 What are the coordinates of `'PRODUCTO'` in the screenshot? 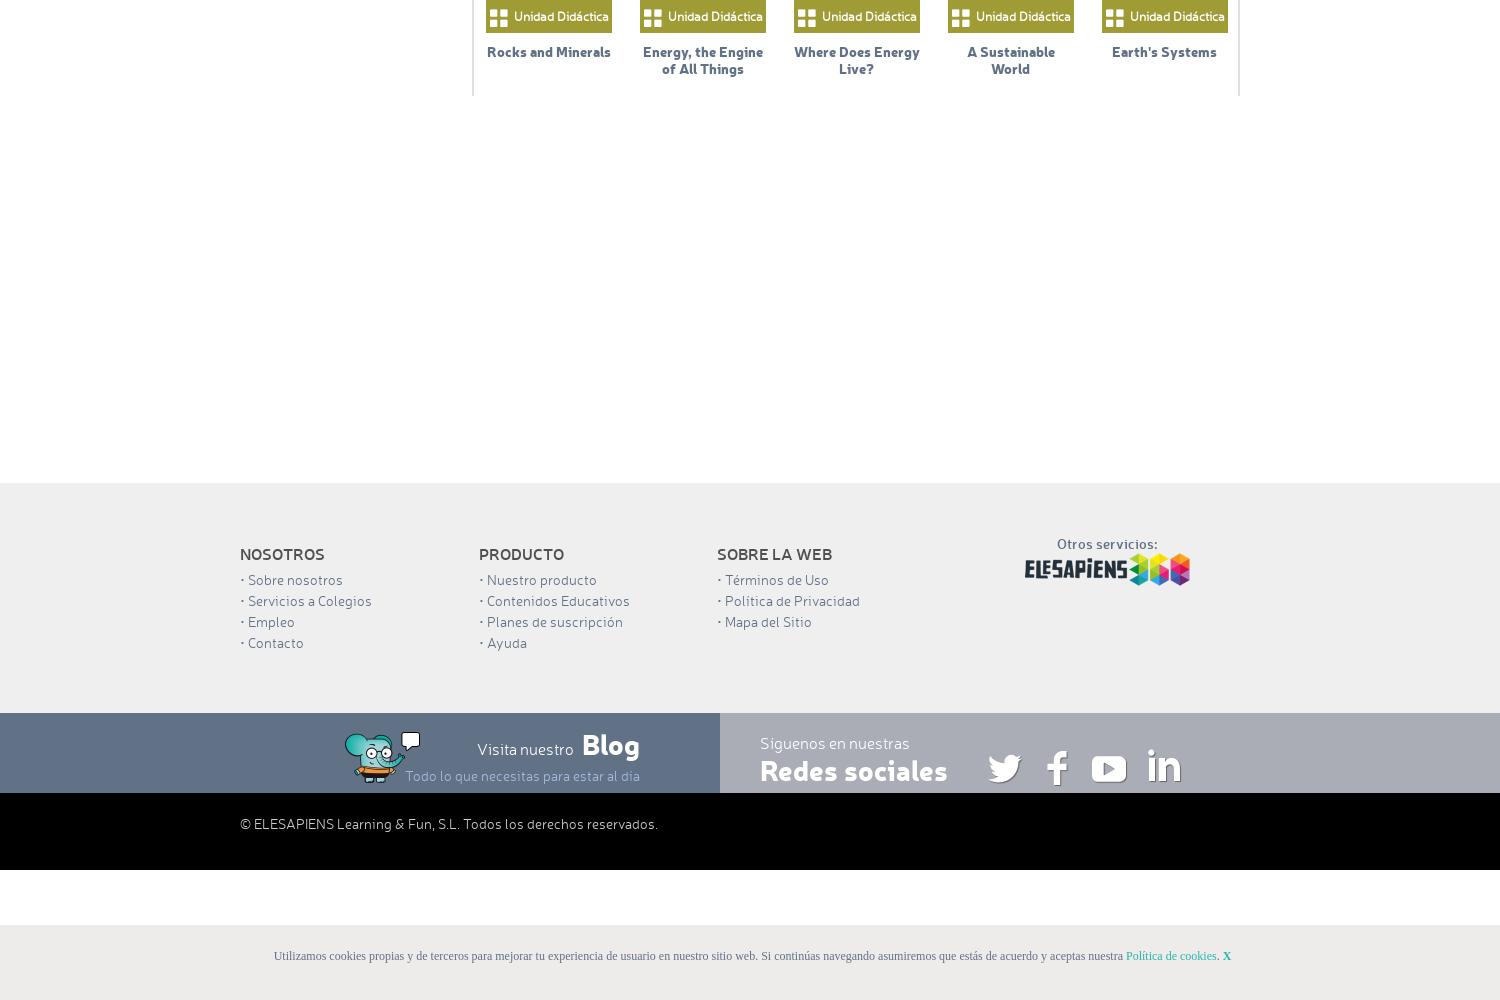 It's located at (520, 553).